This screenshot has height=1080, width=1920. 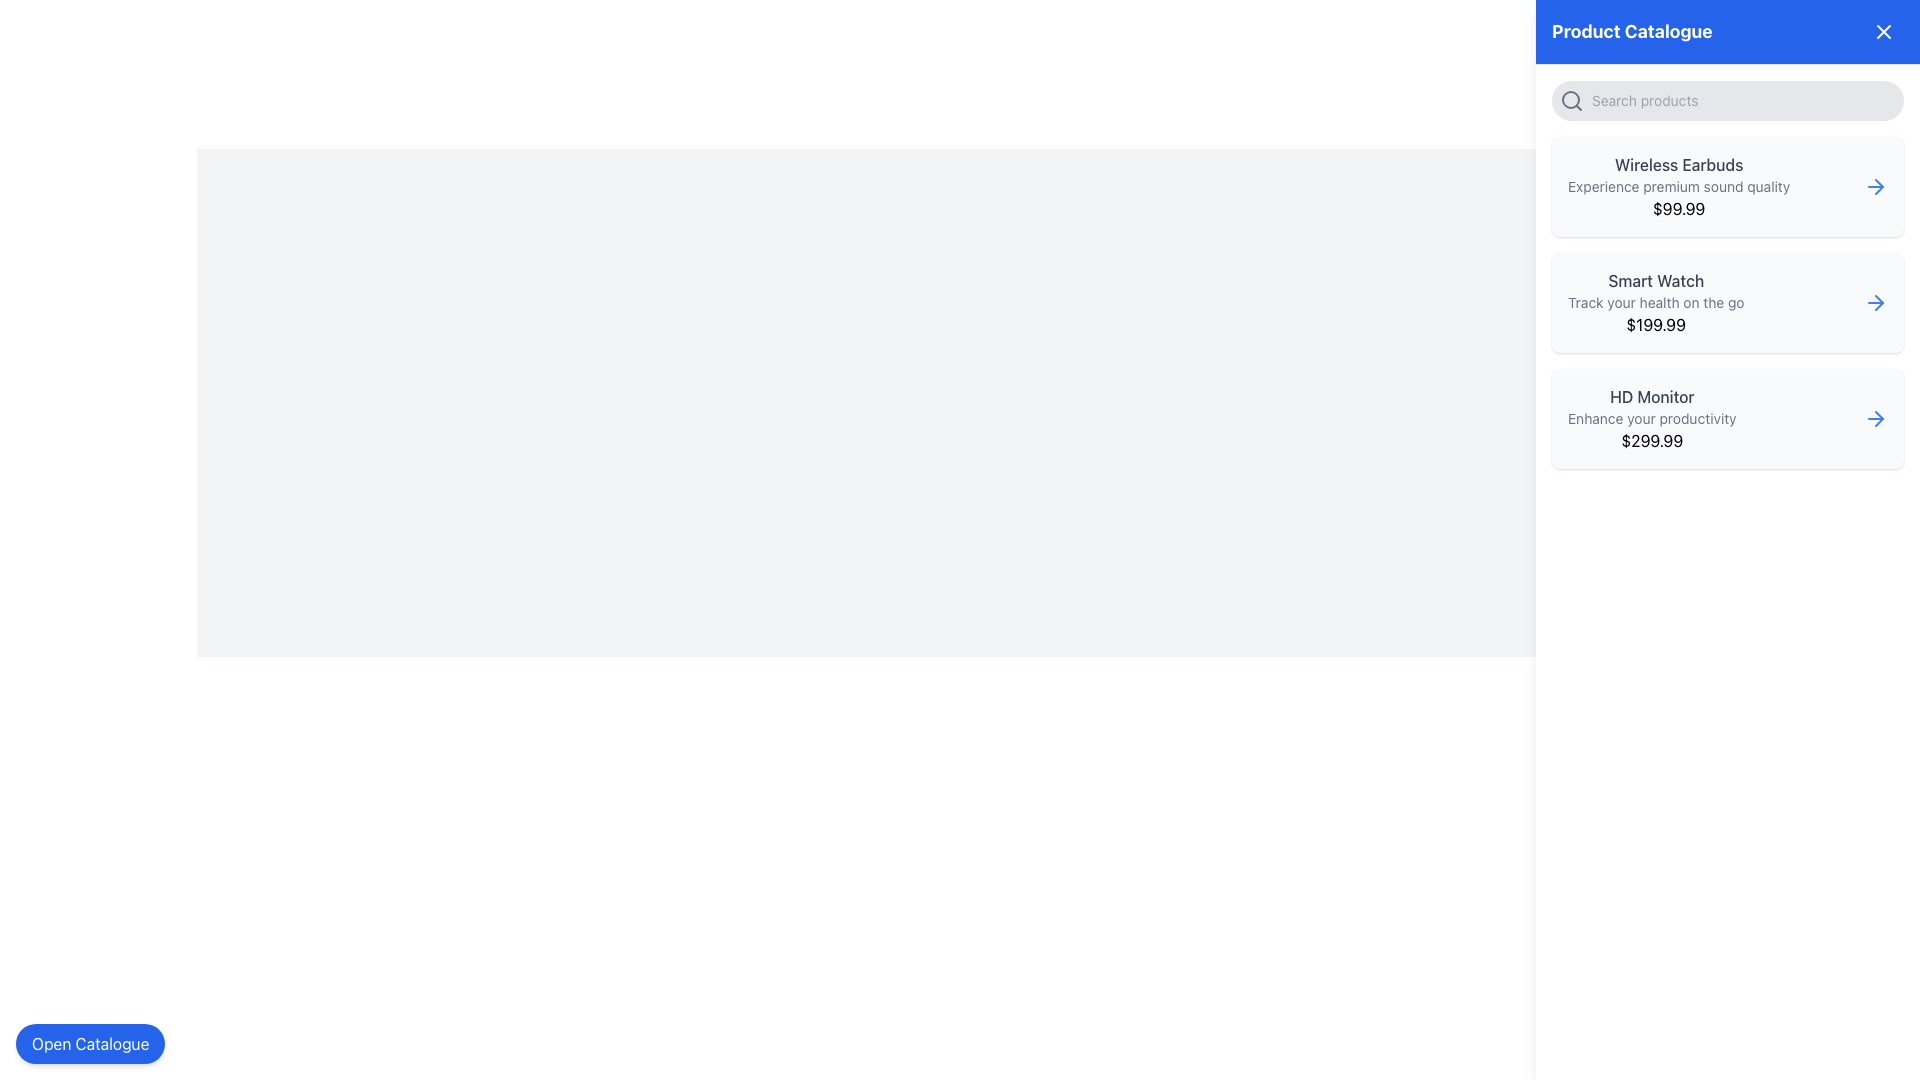 What do you see at coordinates (1652, 397) in the screenshot?
I see `the 'HD Monitor' text label displayed in gray color with medium font weight, located on the third product card in the vertical list of the product catalogue interface` at bounding box center [1652, 397].